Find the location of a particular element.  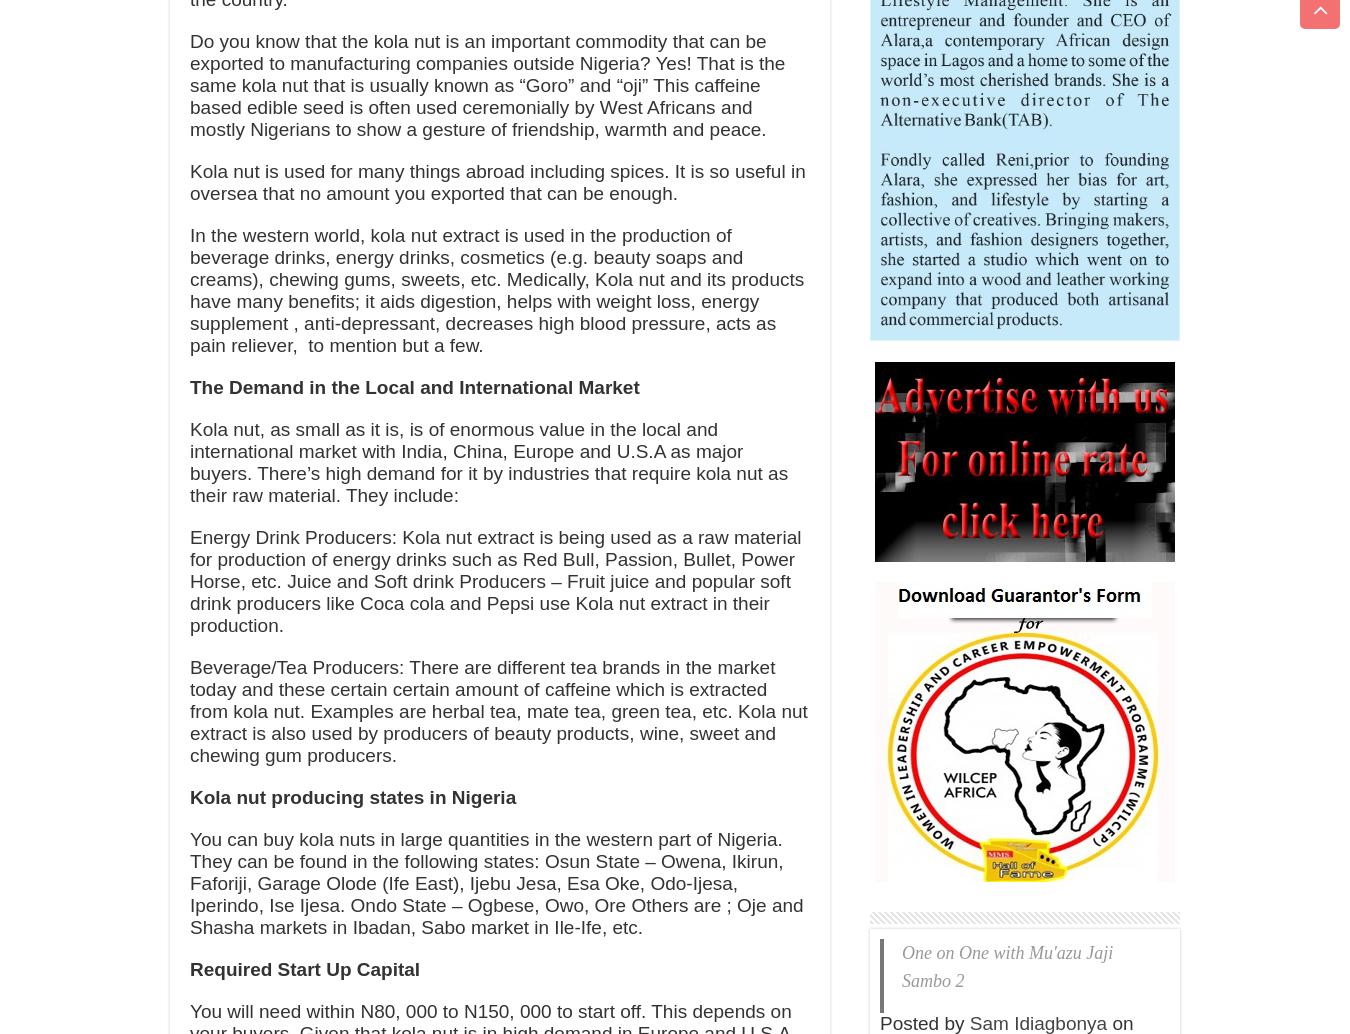

'You can buy kola nuts in large quantities in the western part of Nigeria. They can be found in the following states: Osun State – Owena, Ikirun, Faforiji, Garage Olode (Ife East), Ijebu Jesa, Esa Oke, Odo-Ijesa, Iperindo, Ise Ijesa. Ondo State – Ogbese, Owo, Ore Others are ; Oje and Shasha markets in Ibadan, Sabo market in Ile-Ife, etc.' is located at coordinates (189, 882).